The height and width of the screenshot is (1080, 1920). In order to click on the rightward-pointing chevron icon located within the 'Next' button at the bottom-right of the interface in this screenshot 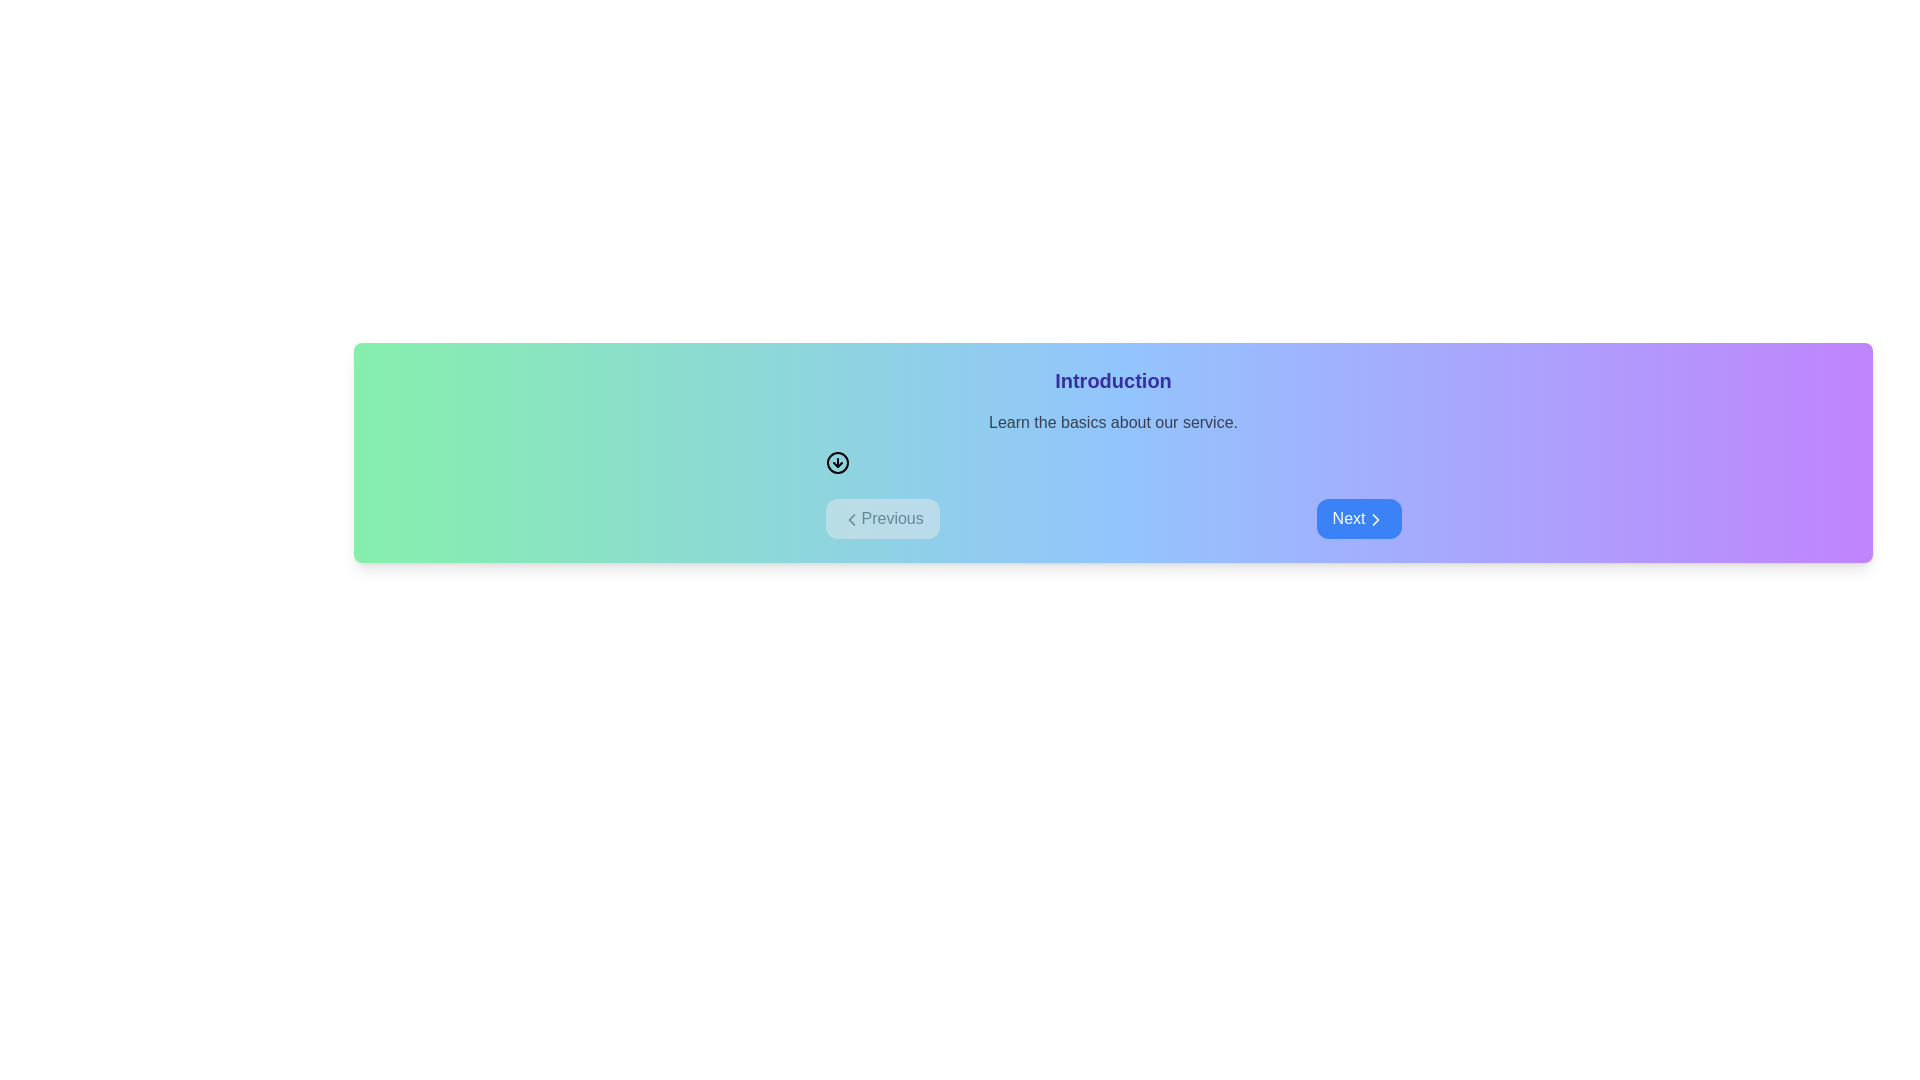, I will do `click(1374, 518)`.